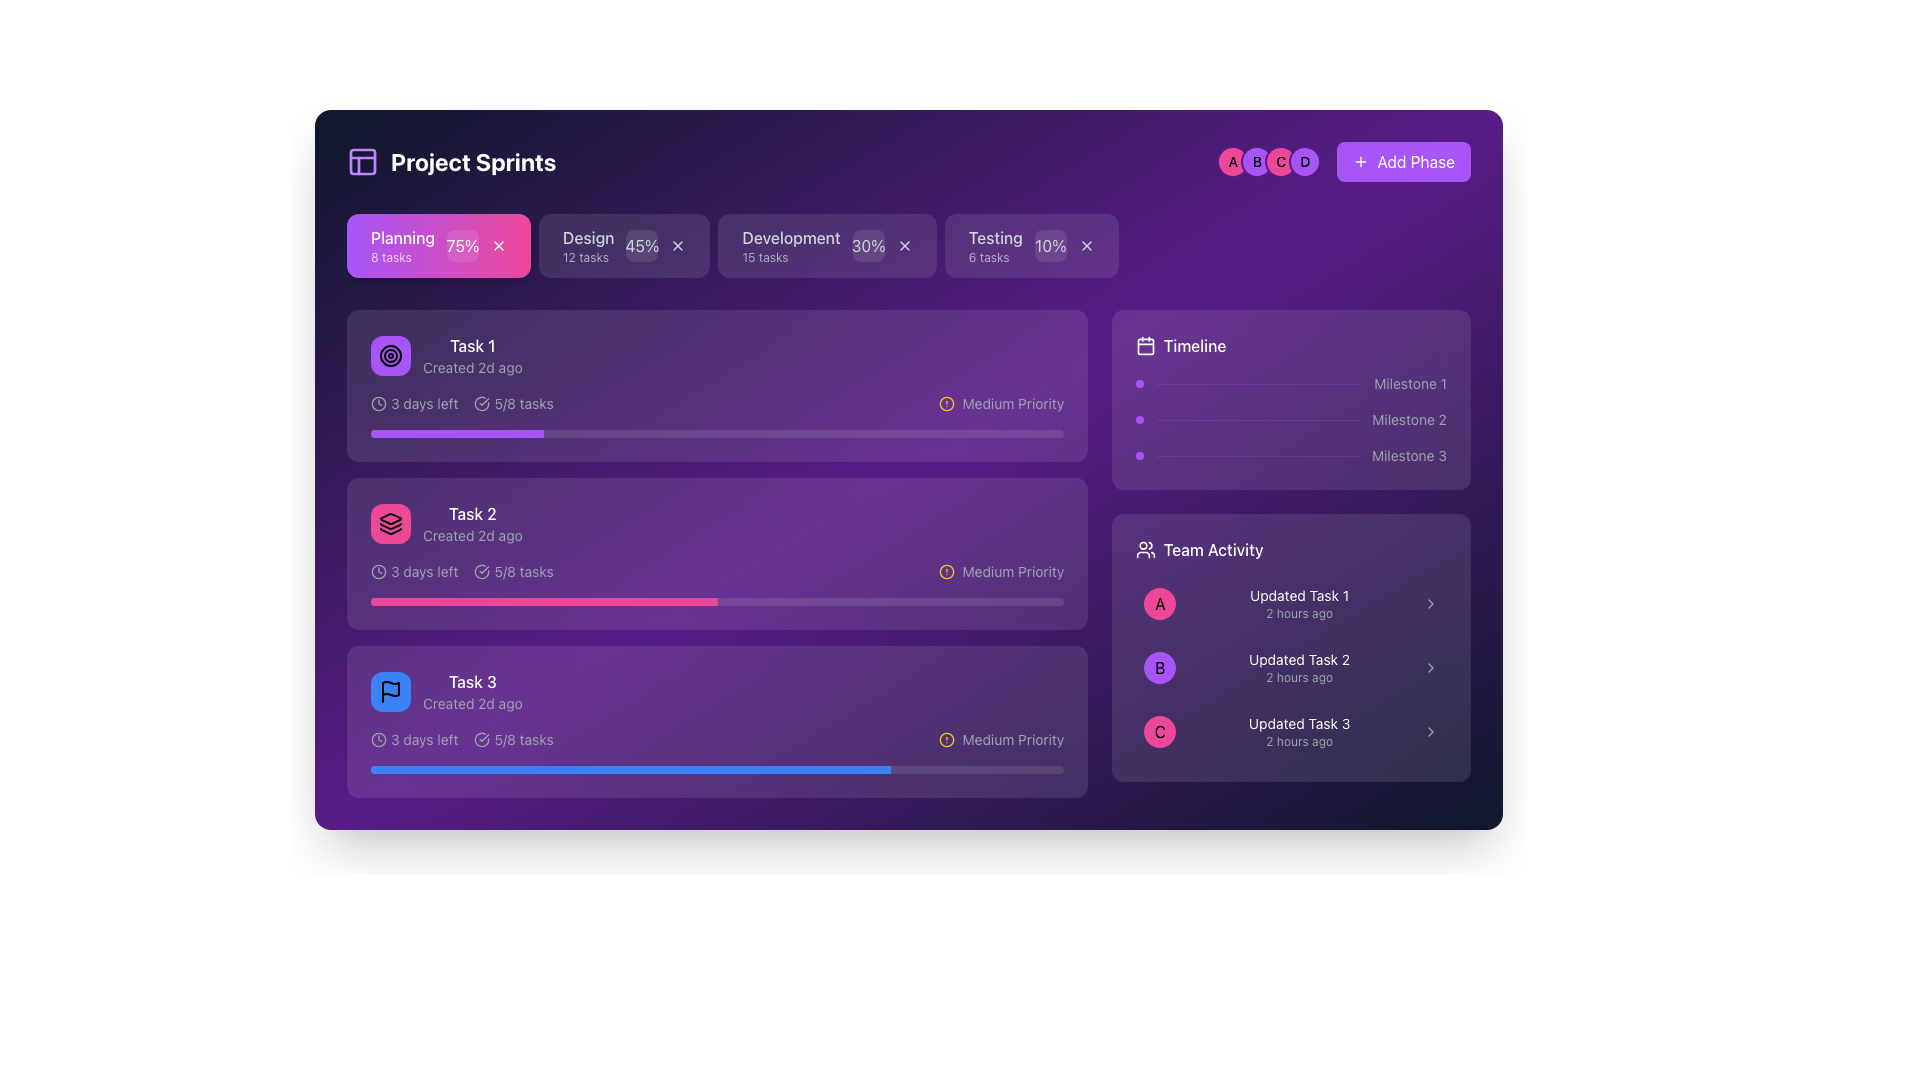 This screenshot has height=1080, width=1920. I want to click on the 'Project Sprints' text and accompanying purple icon, which is located at the top-left corner of the interface against a dark purple background, so click(450, 161).